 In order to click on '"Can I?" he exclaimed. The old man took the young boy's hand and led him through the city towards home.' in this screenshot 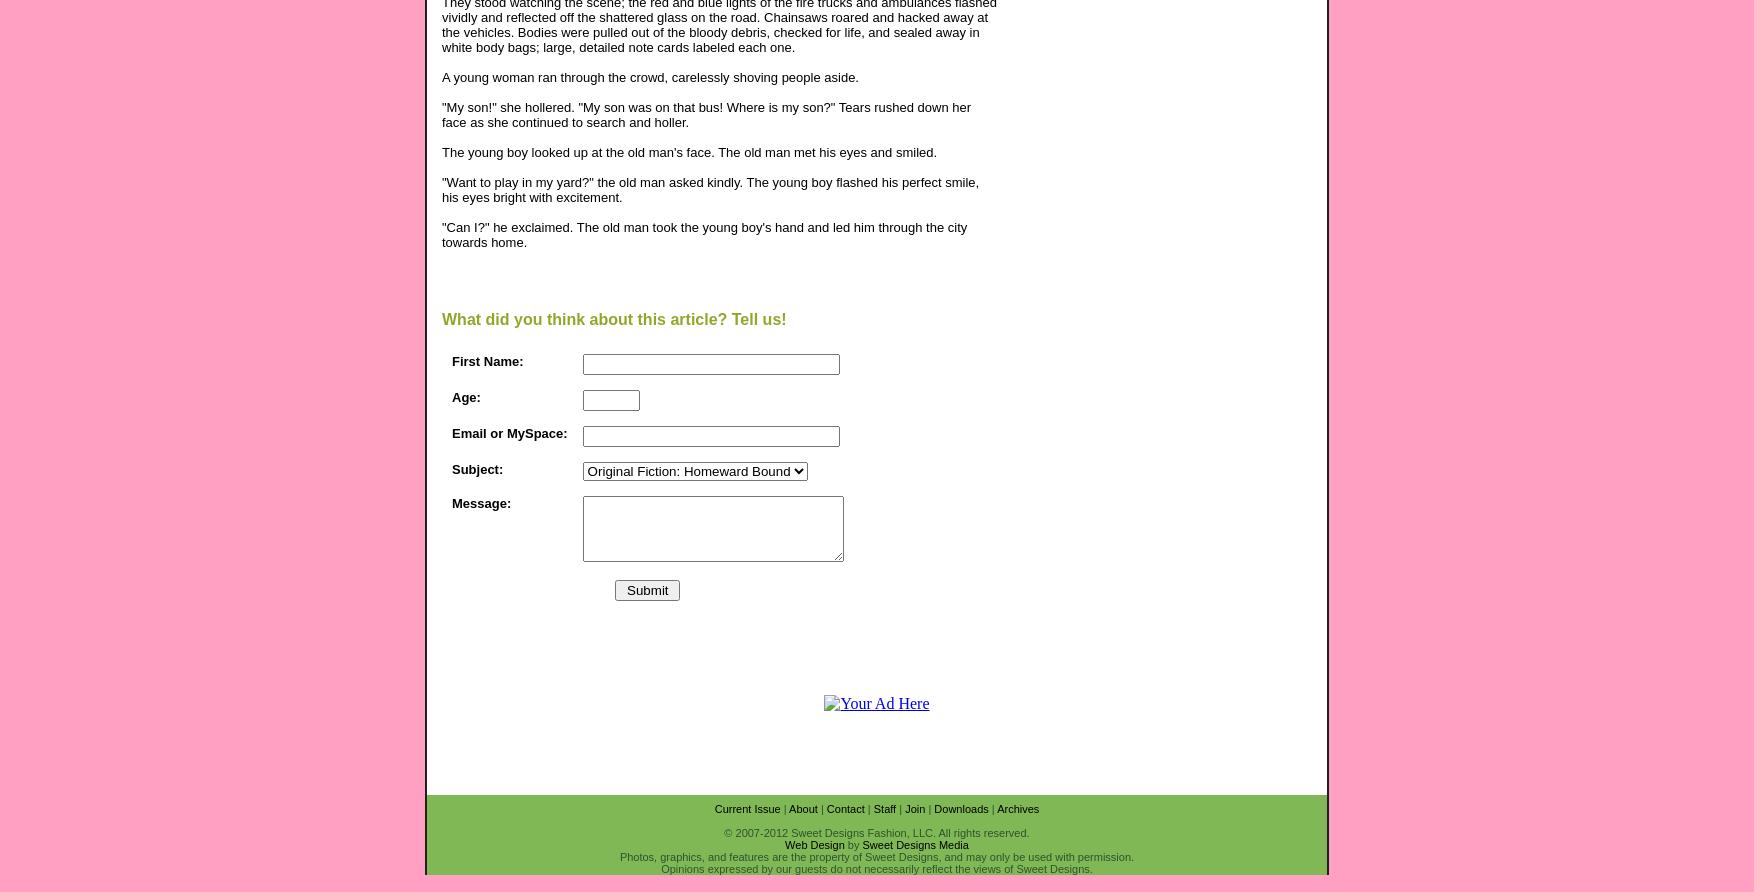, I will do `click(441, 233)`.